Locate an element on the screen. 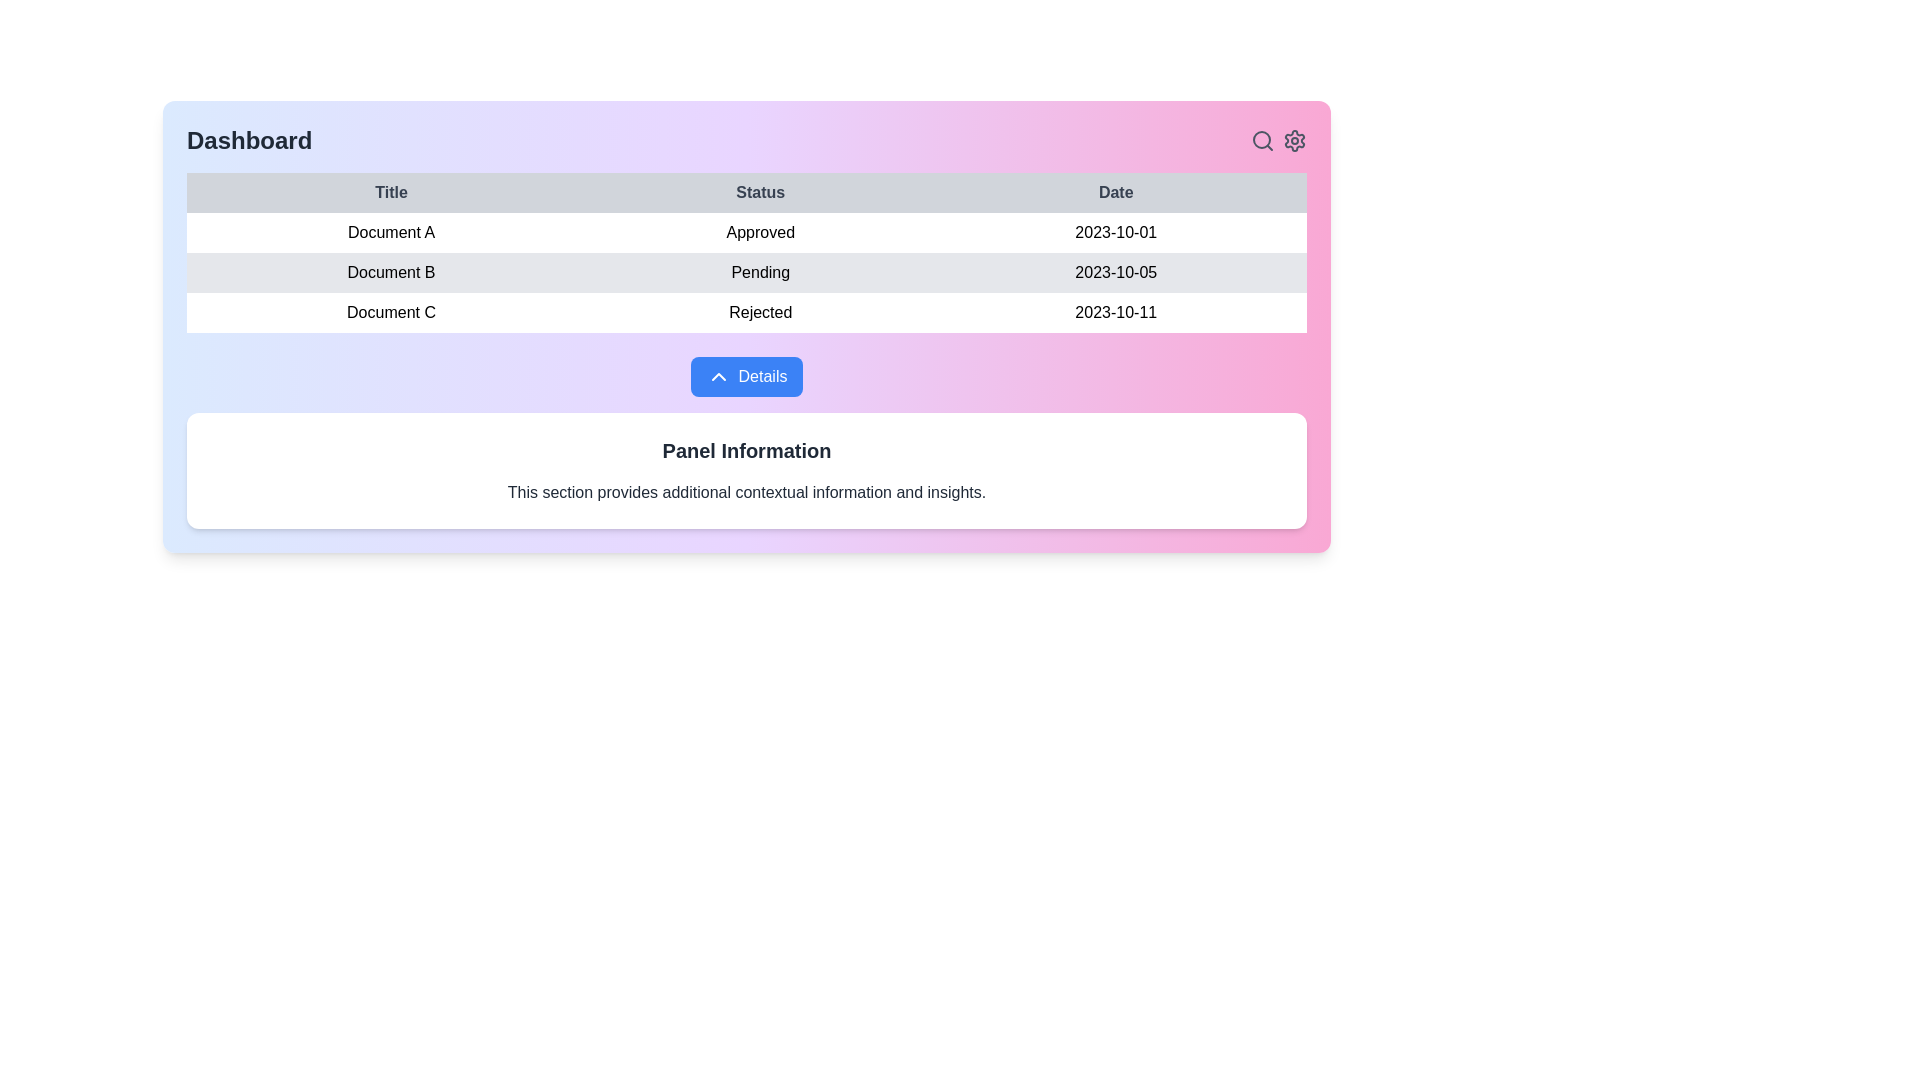 The height and width of the screenshot is (1080, 1920). the static text providing additional explanatory information related to the 'Panel Information' section, located directly beneath the 'Panel Information' heading is located at coordinates (746, 493).